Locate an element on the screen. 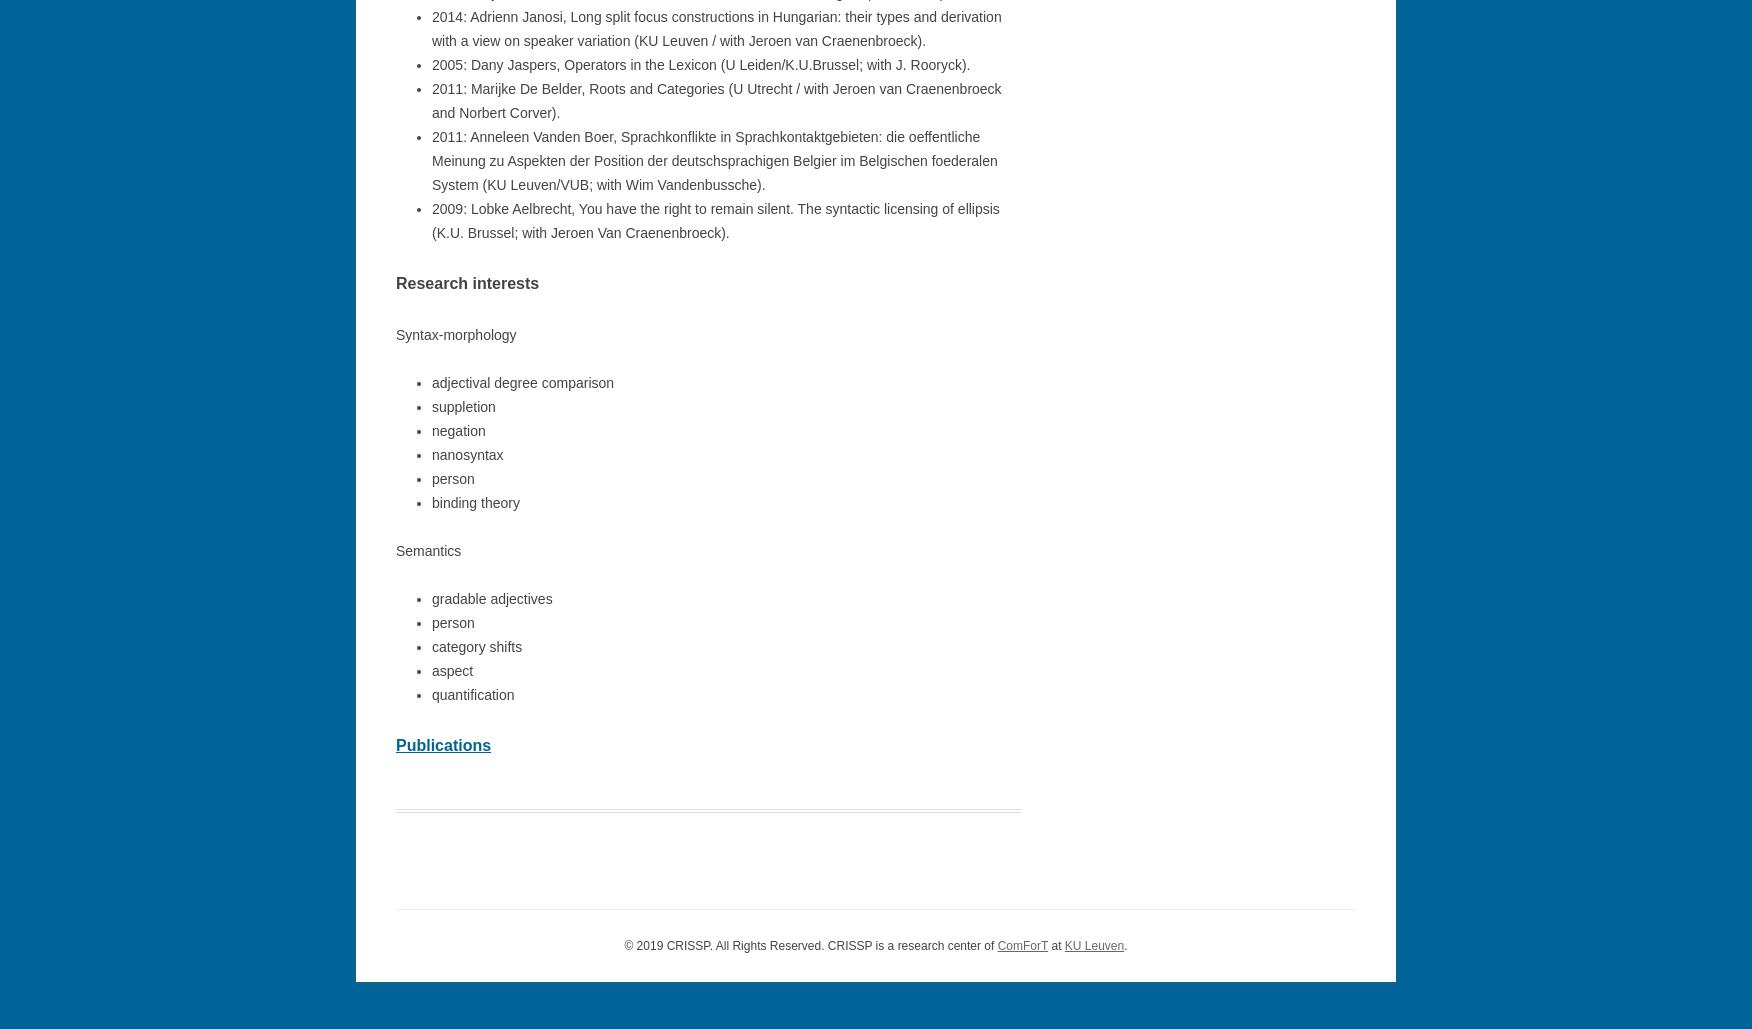 The height and width of the screenshot is (1029, 1752). '© 2019 CRISSP. All Rights Reserved. CRISSP is a research center of' is located at coordinates (624, 945).